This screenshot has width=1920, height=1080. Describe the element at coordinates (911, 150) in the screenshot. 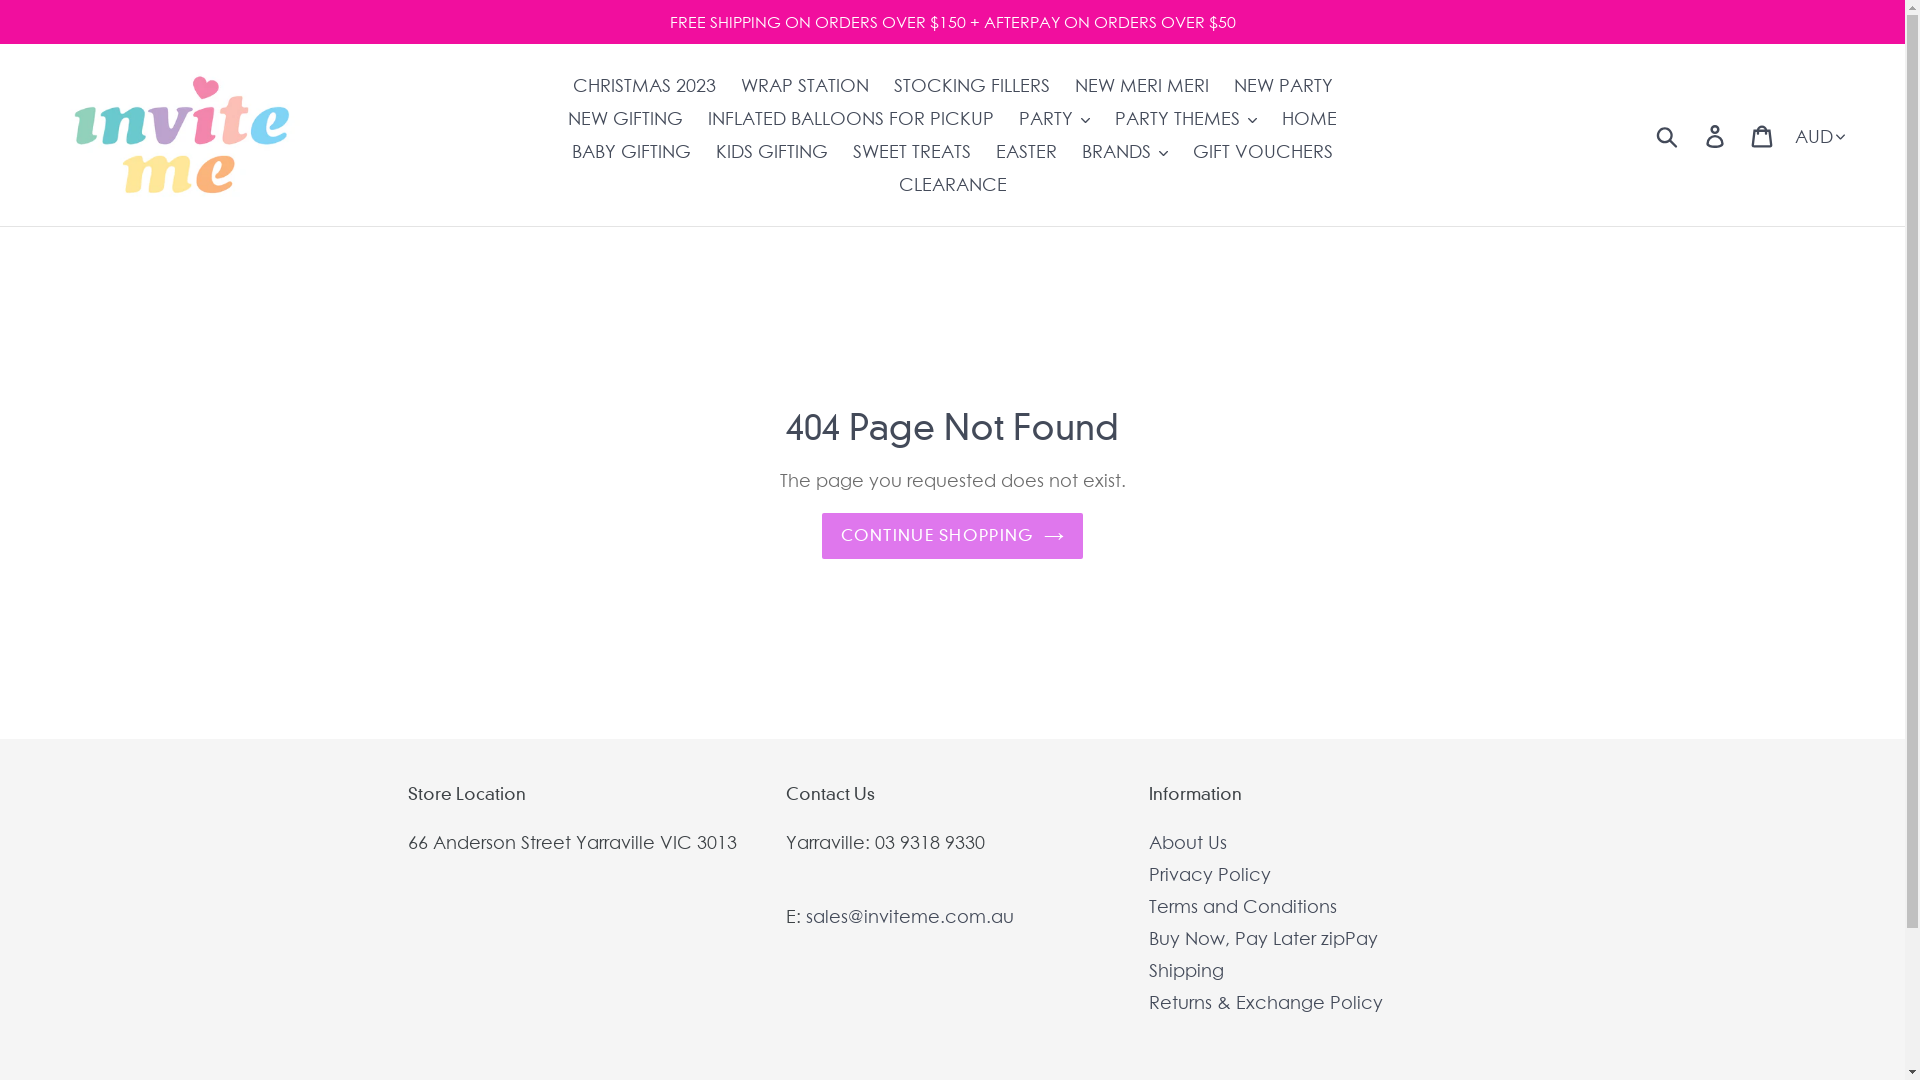

I see `'SWEET TREATS'` at that location.